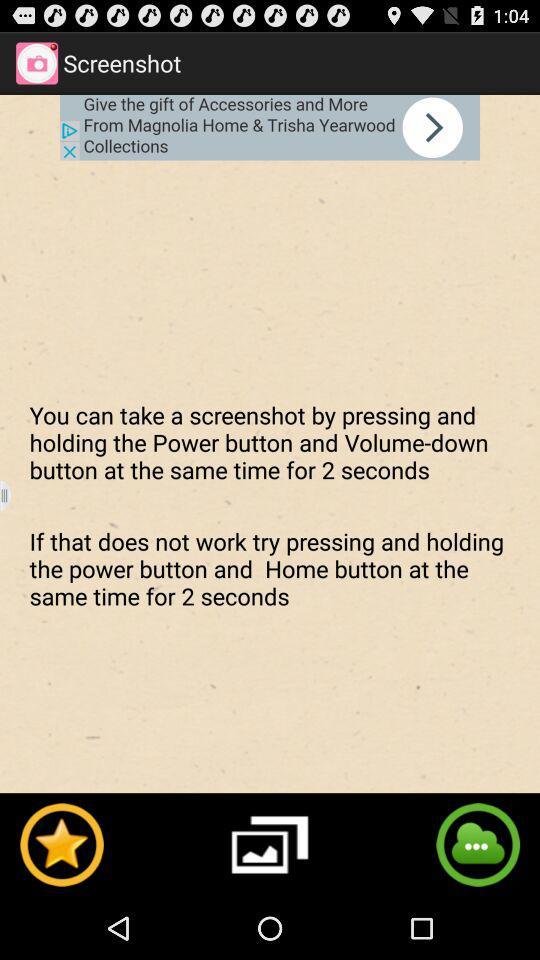  Describe the element at coordinates (61, 843) in the screenshot. I see `favorites` at that location.